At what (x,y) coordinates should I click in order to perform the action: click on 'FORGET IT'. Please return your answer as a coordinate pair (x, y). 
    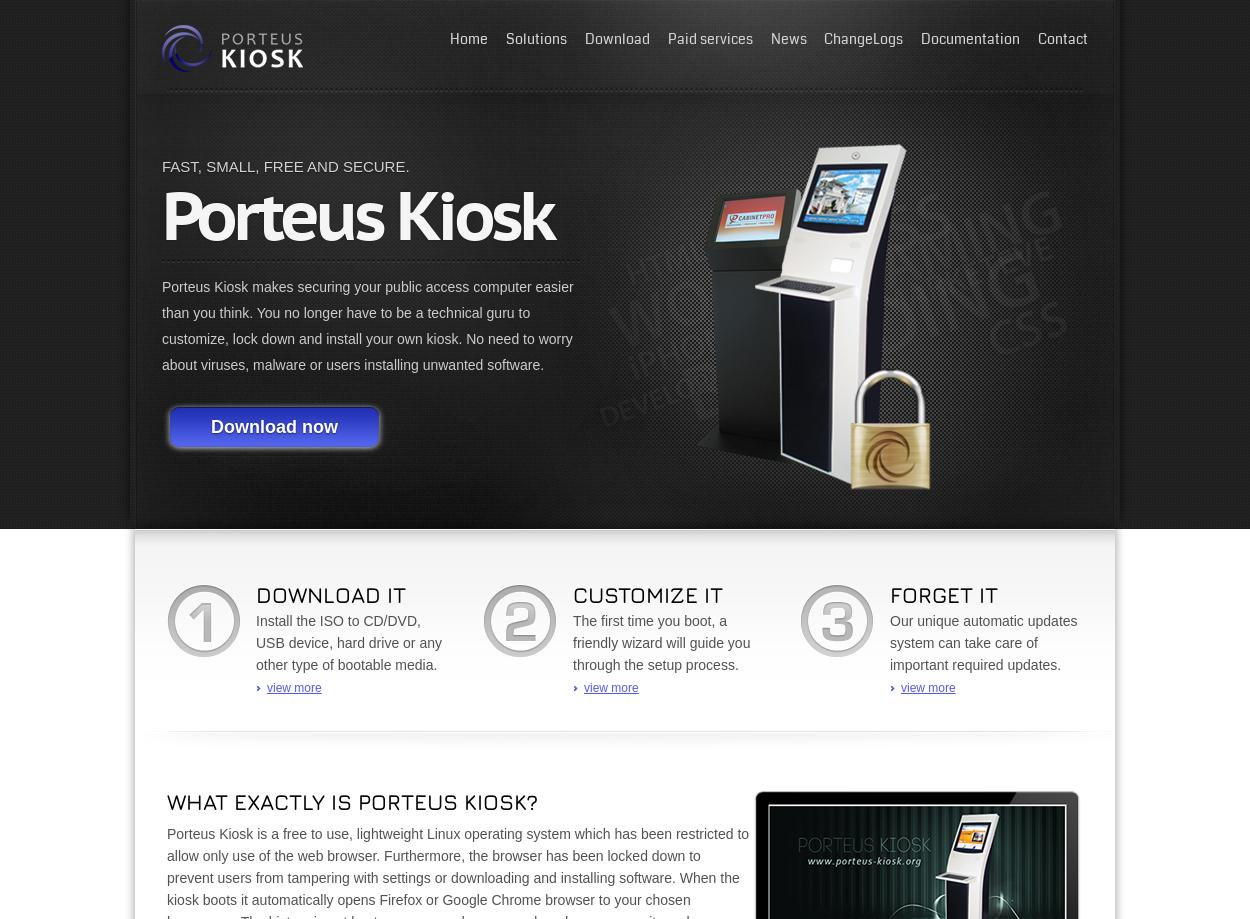
    Looking at the image, I should click on (943, 594).